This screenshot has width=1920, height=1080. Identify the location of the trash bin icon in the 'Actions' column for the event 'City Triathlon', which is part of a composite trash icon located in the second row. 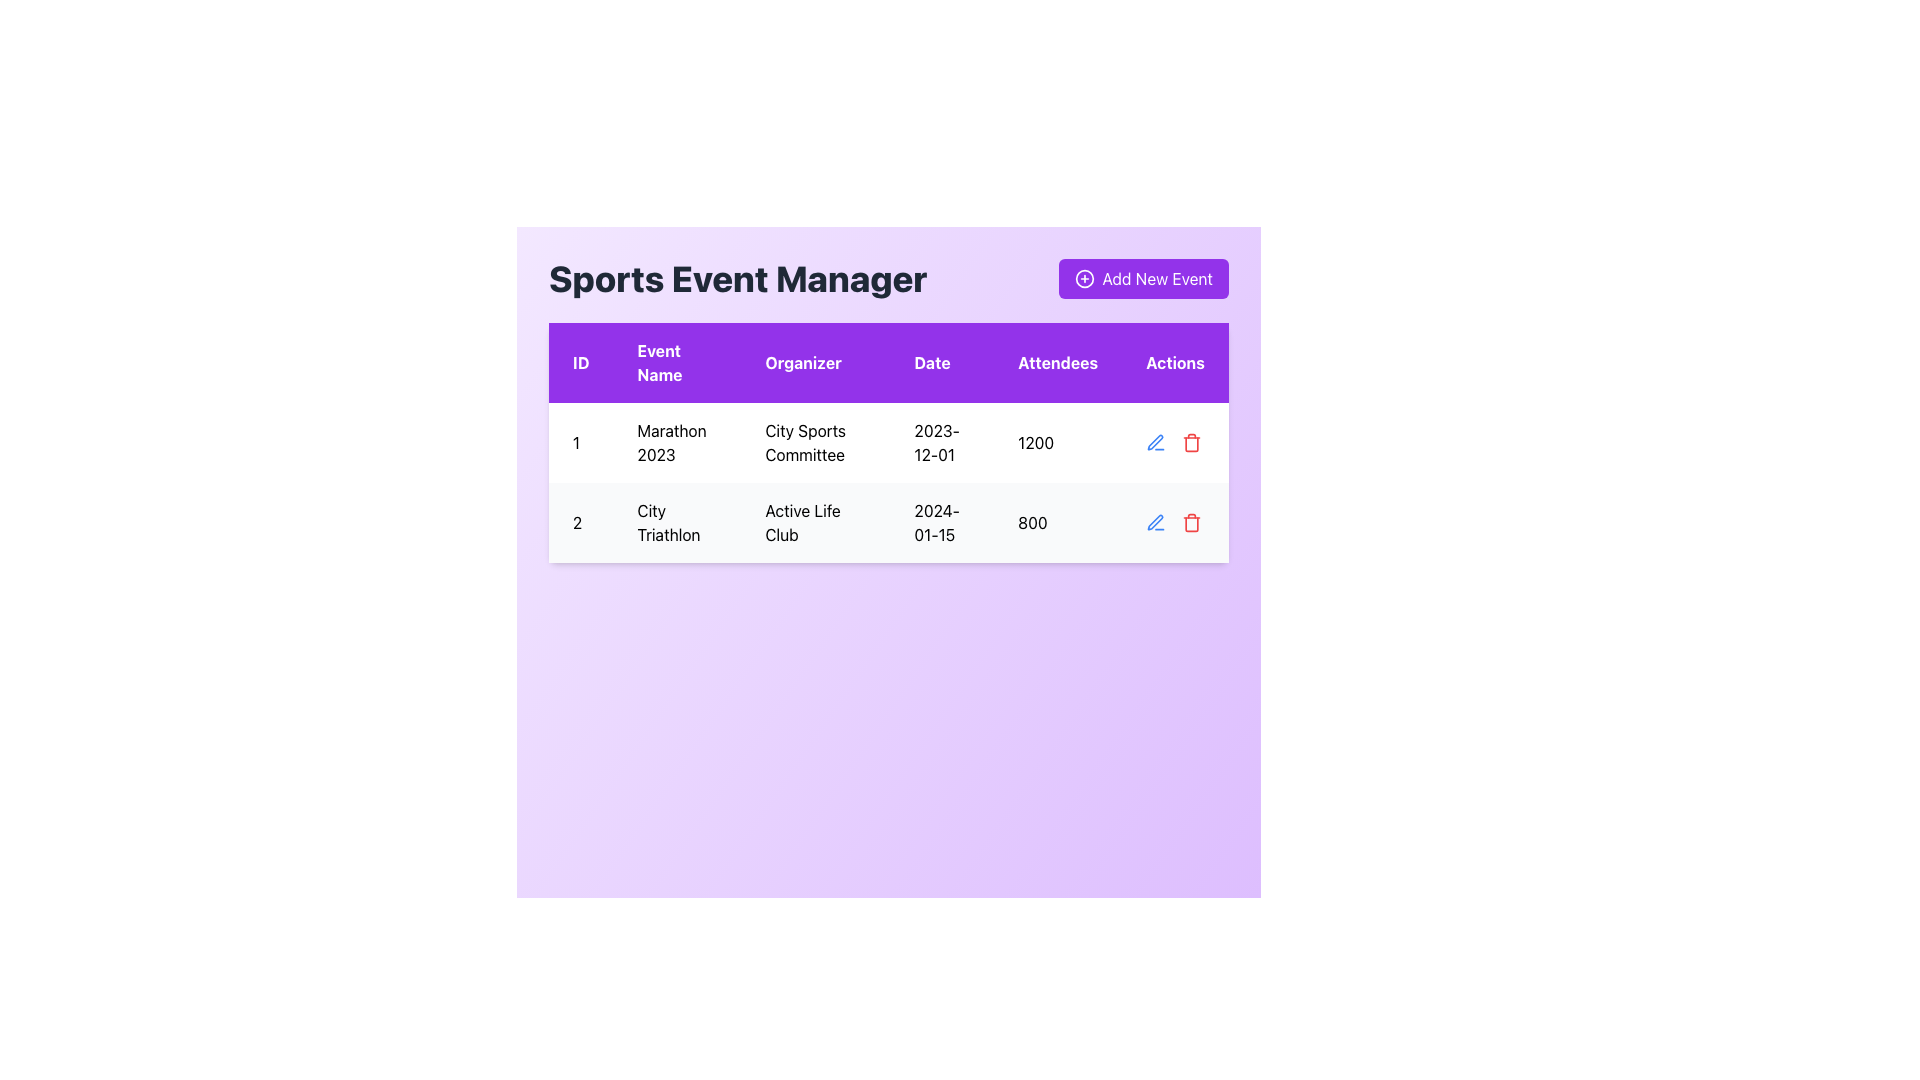
(1192, 523).